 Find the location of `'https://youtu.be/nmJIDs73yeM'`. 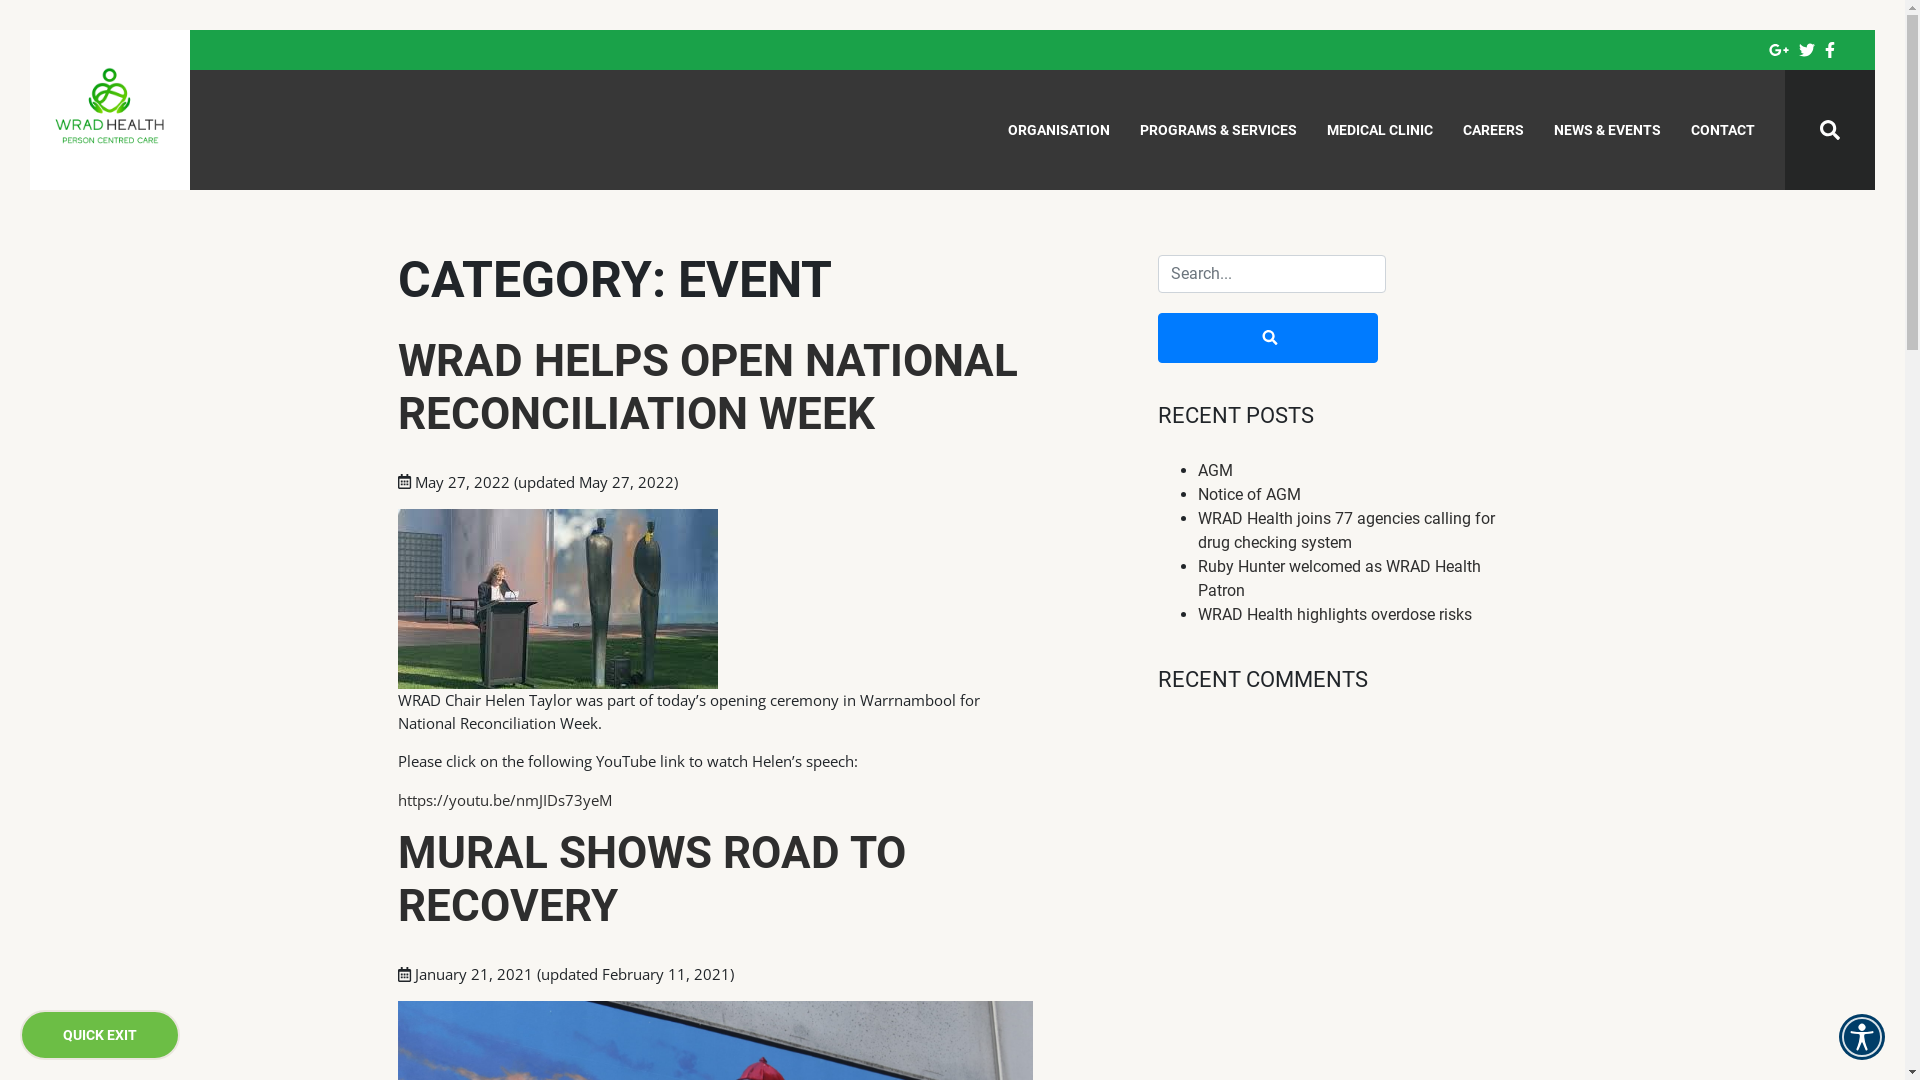

'https://youtu.be/nmJIDs73yeM' is located at coordinates (504, 798).